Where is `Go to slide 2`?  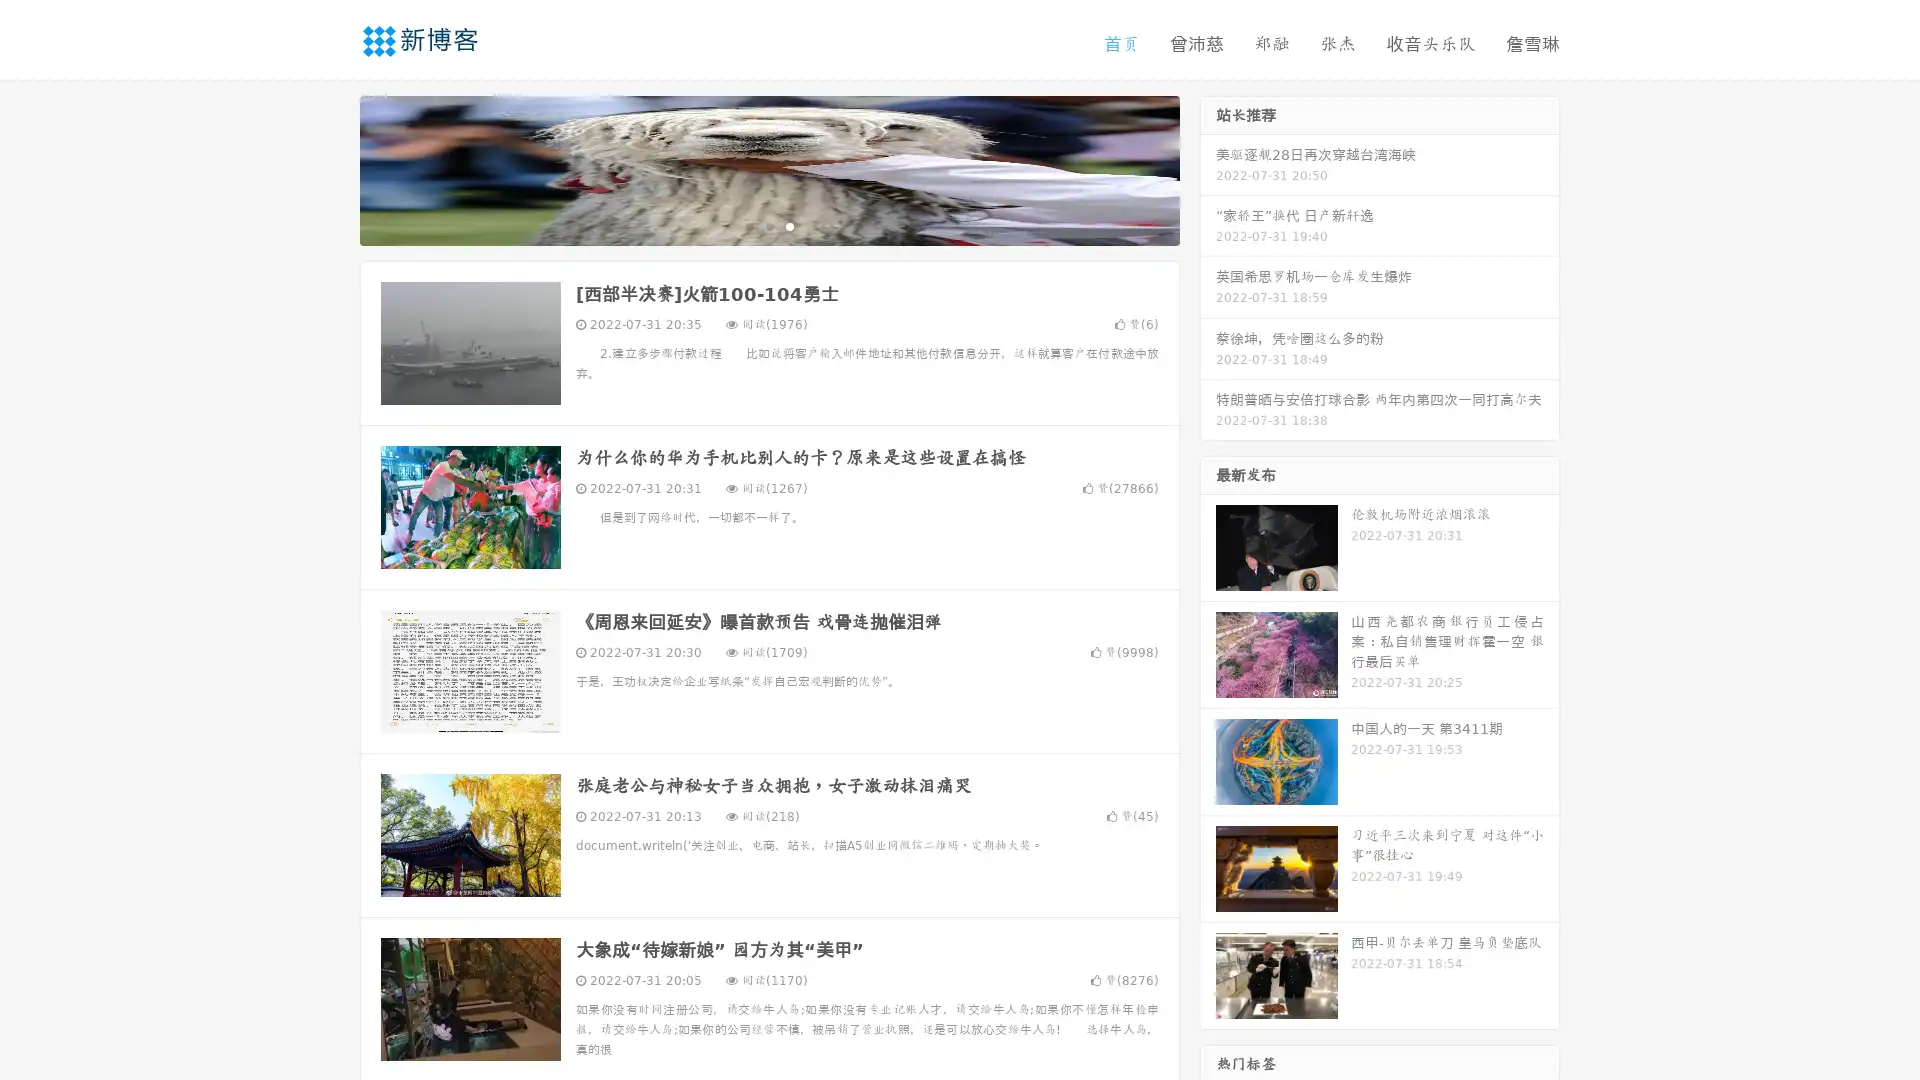 Go to slide 2 is located at coordinates (768, 225).